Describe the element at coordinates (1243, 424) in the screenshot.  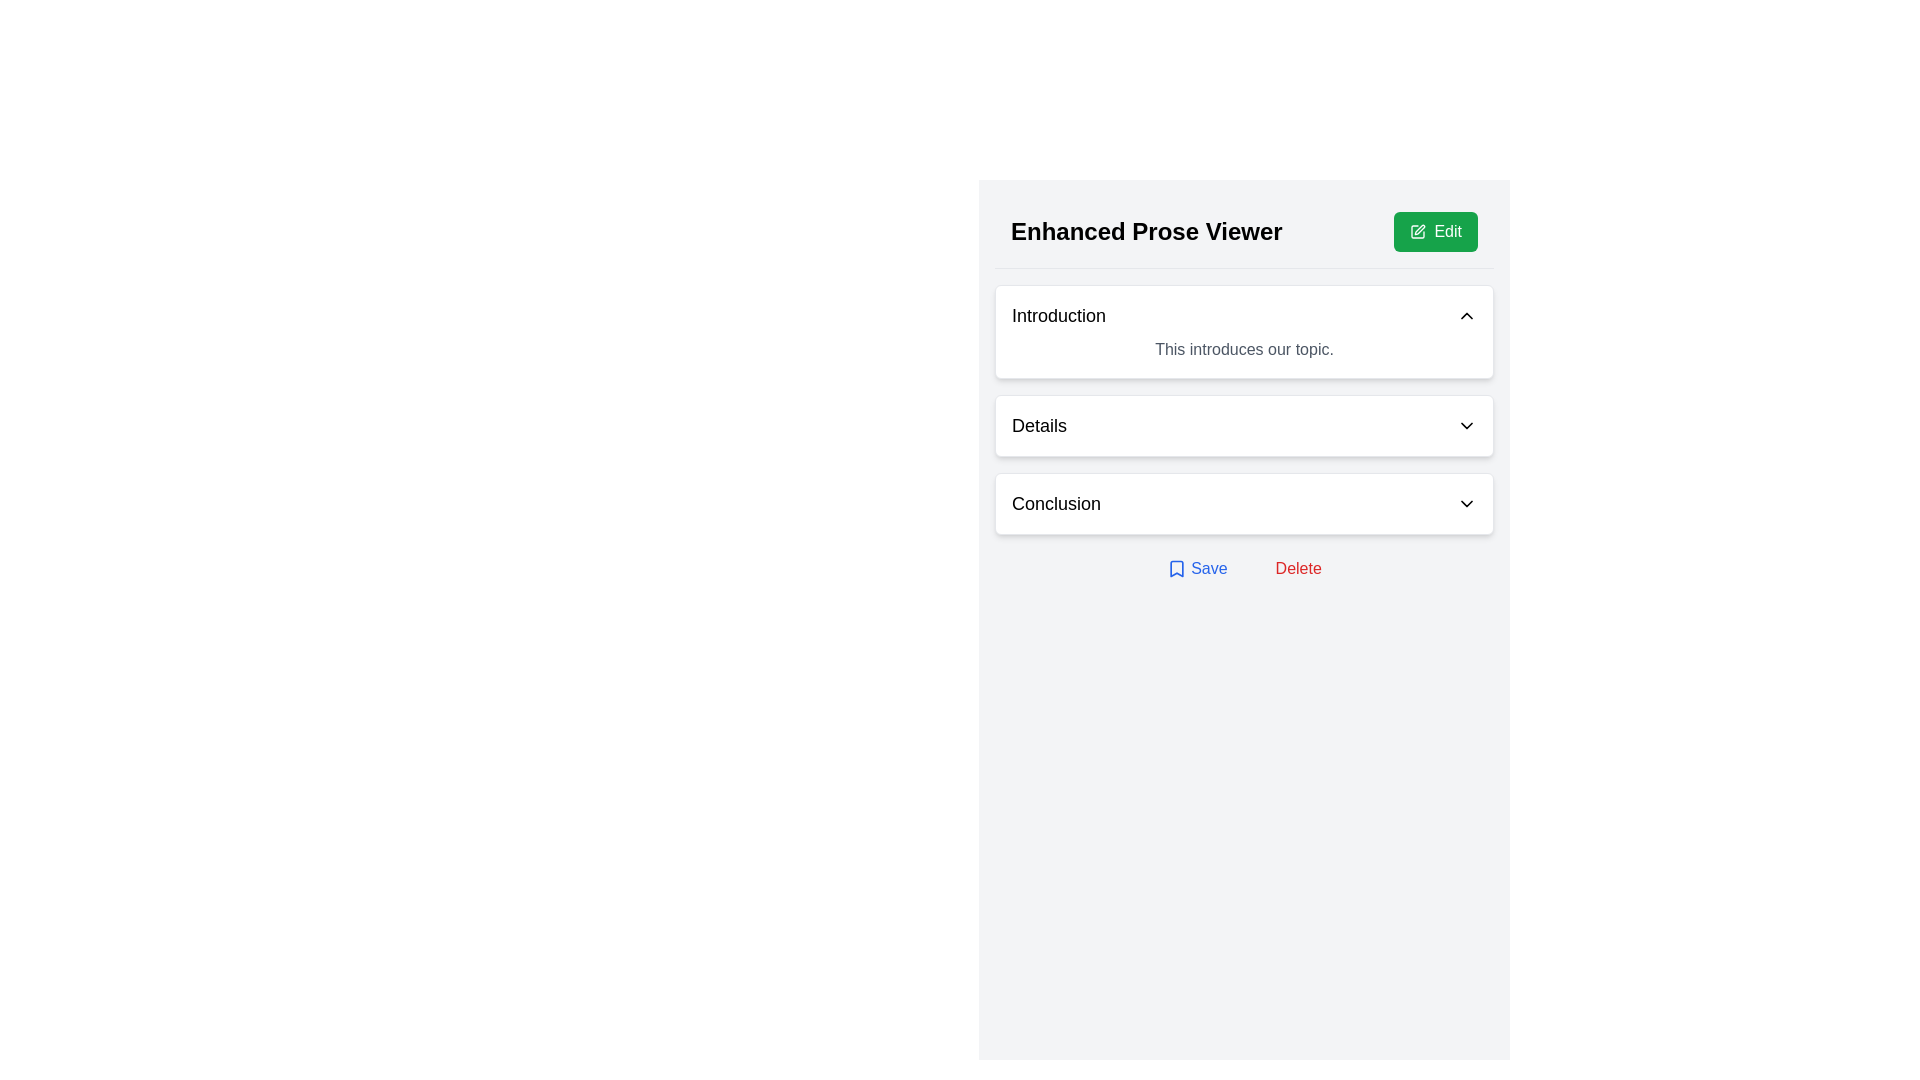
I see `the keyboard interaction on the 'Details' dropdown toggle` at that location.